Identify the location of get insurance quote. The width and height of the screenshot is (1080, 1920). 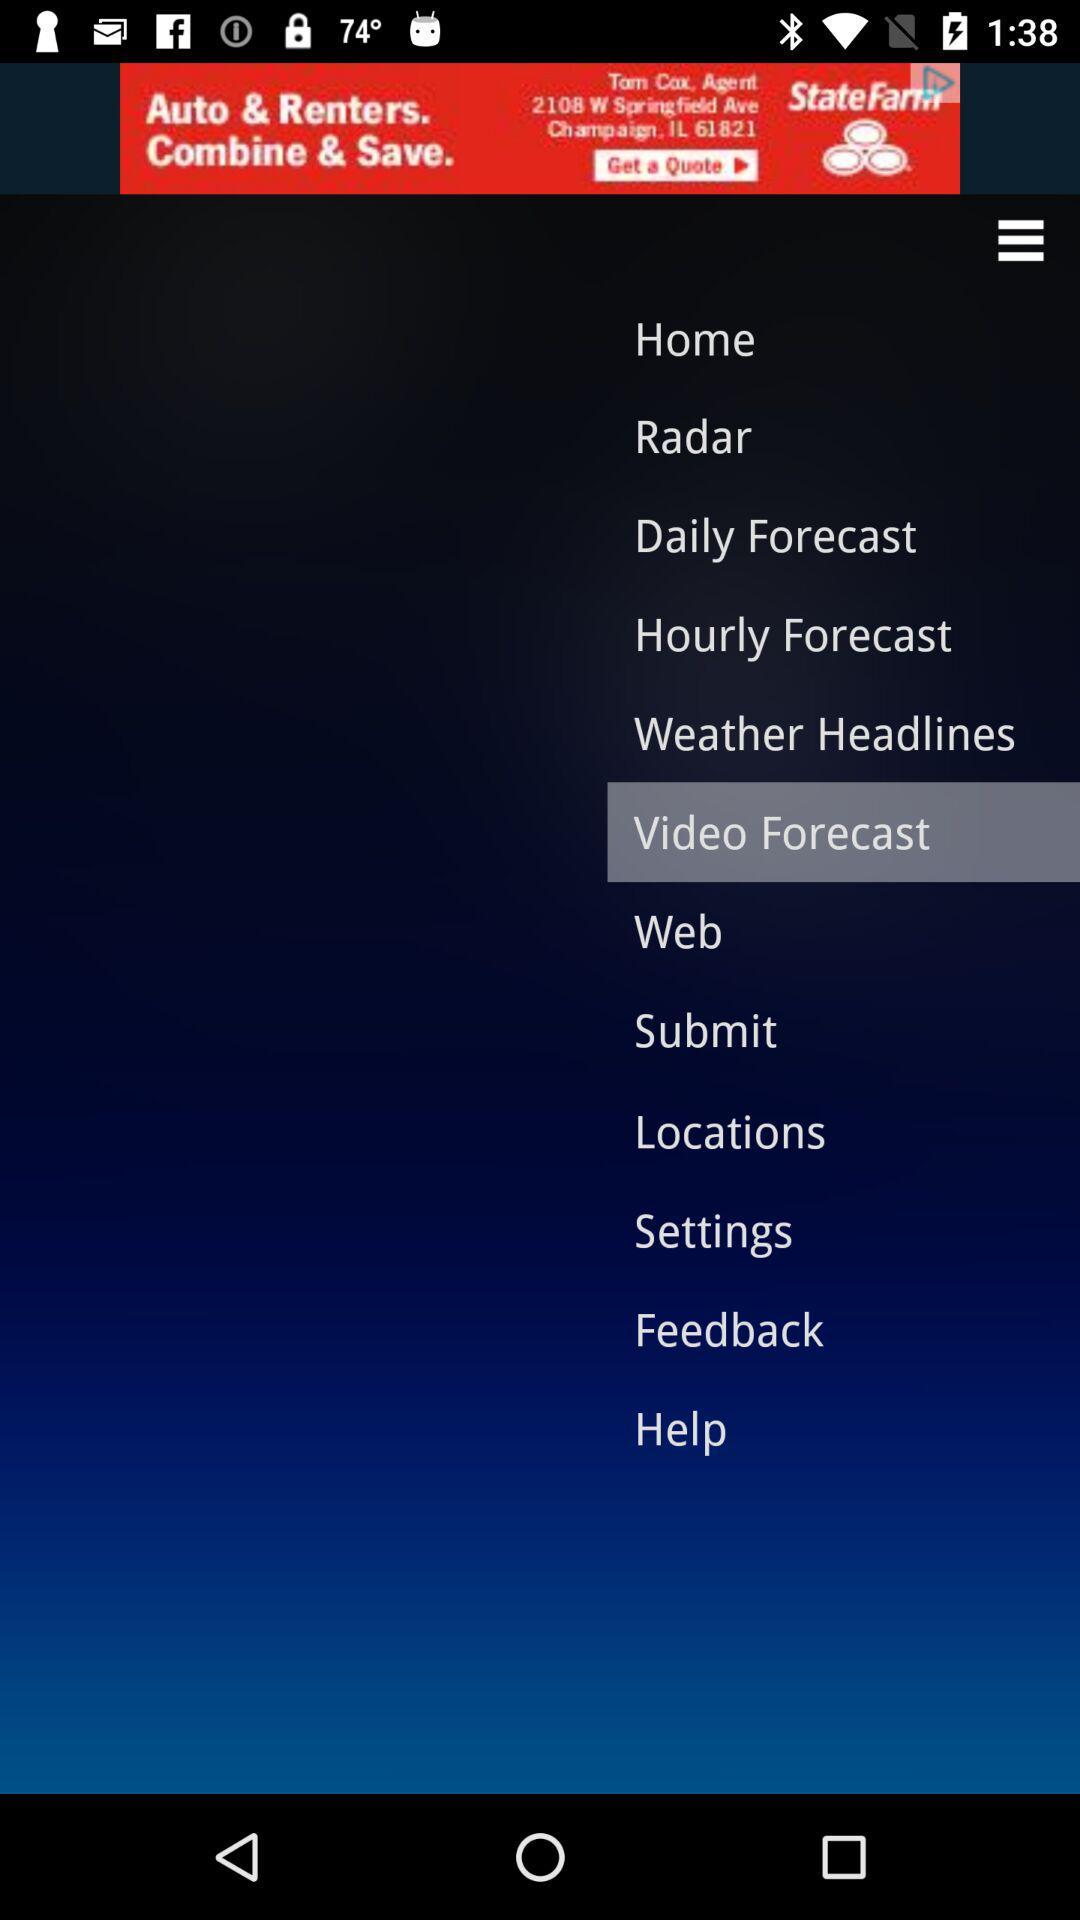
(540, 127).